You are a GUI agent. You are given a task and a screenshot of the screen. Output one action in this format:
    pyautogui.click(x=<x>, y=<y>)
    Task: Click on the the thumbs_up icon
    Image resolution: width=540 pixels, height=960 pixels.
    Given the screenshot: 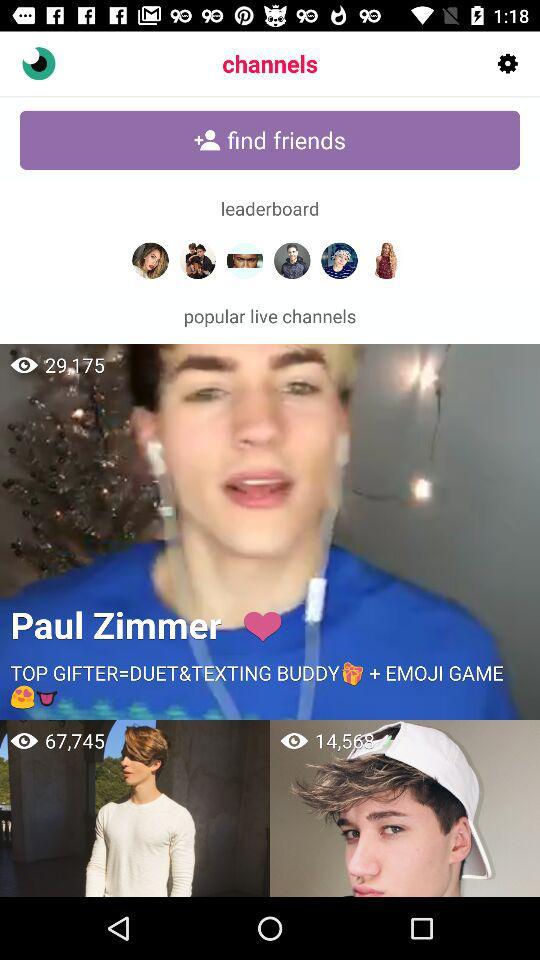 What is the action you would take?
    pyautogui.click(x=38, y=63)
    